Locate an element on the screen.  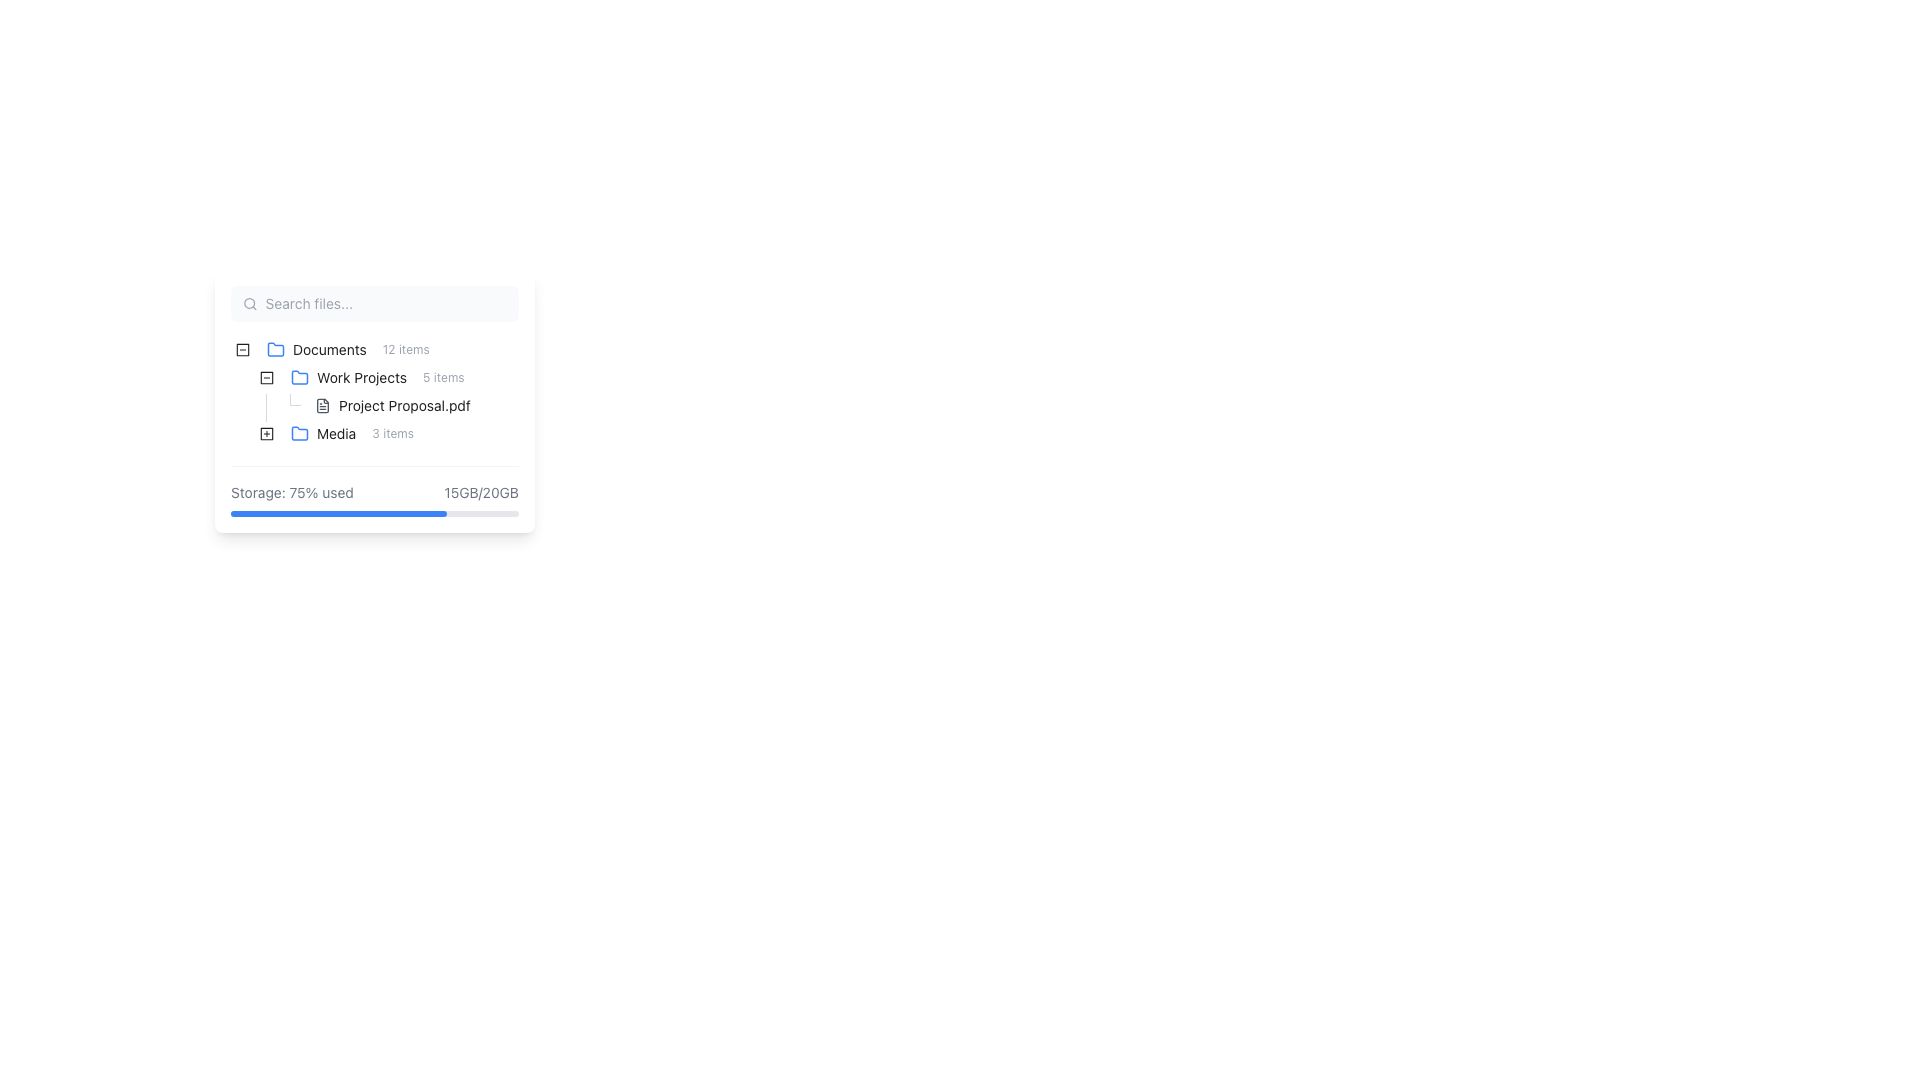
the minus sign button indicating an expanded state for the 'Documents' tree node is located at coordinates (242, 349).